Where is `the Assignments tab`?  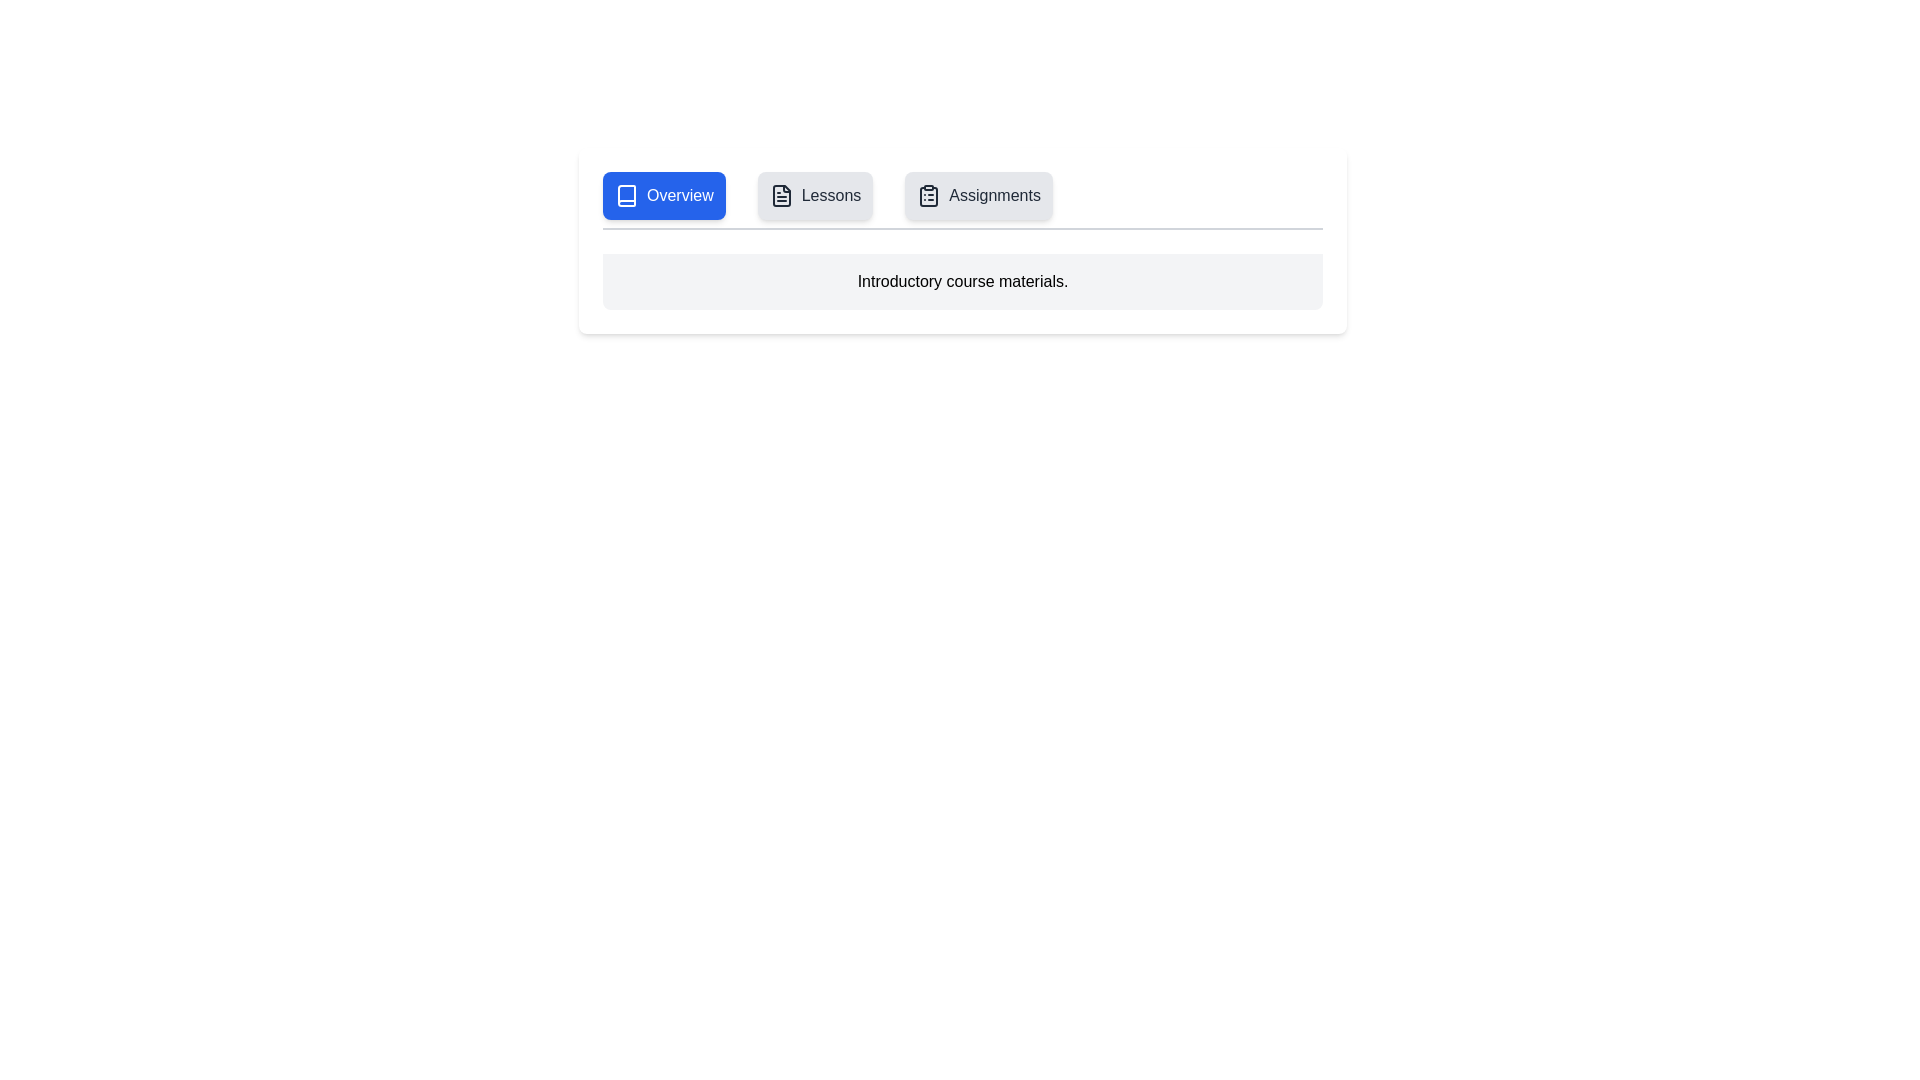
the Assignments tab is located at coordinates (979, 196).